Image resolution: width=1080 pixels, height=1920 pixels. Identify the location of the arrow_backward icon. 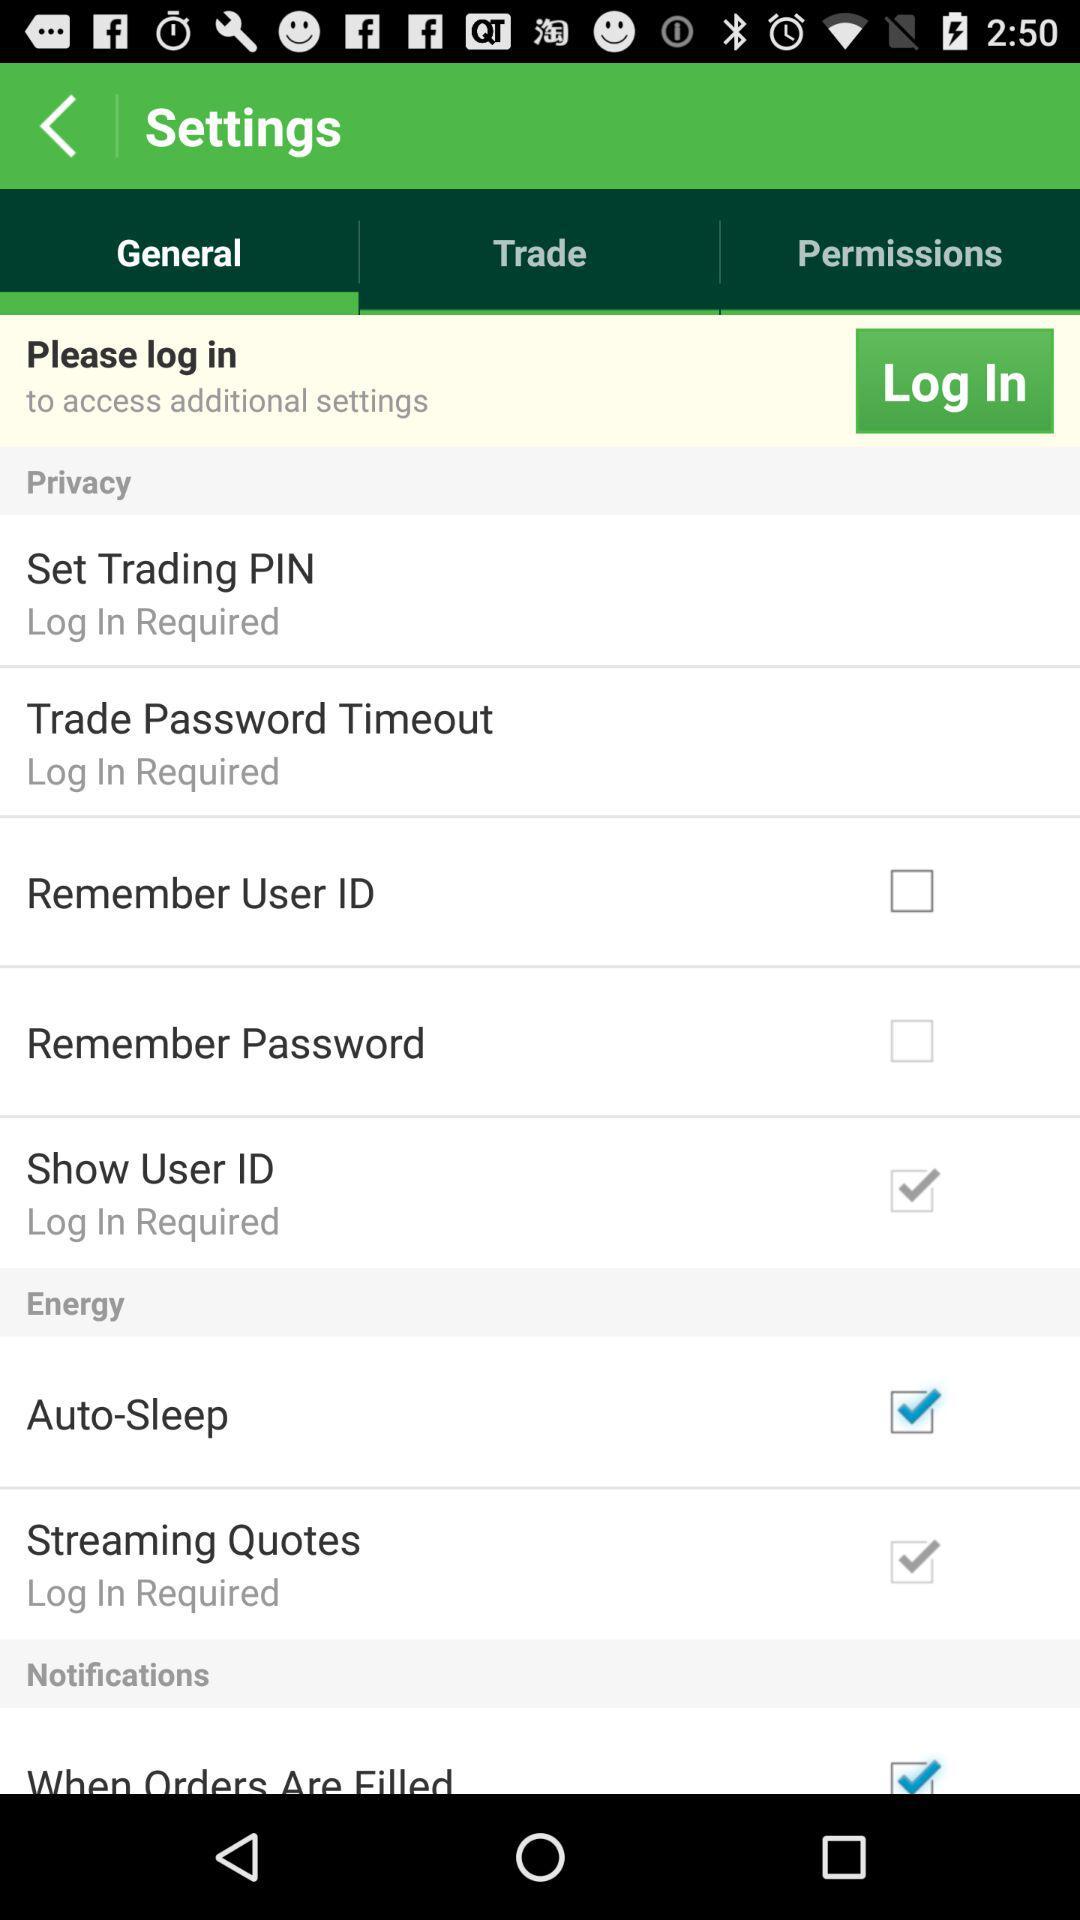
(56, 133).